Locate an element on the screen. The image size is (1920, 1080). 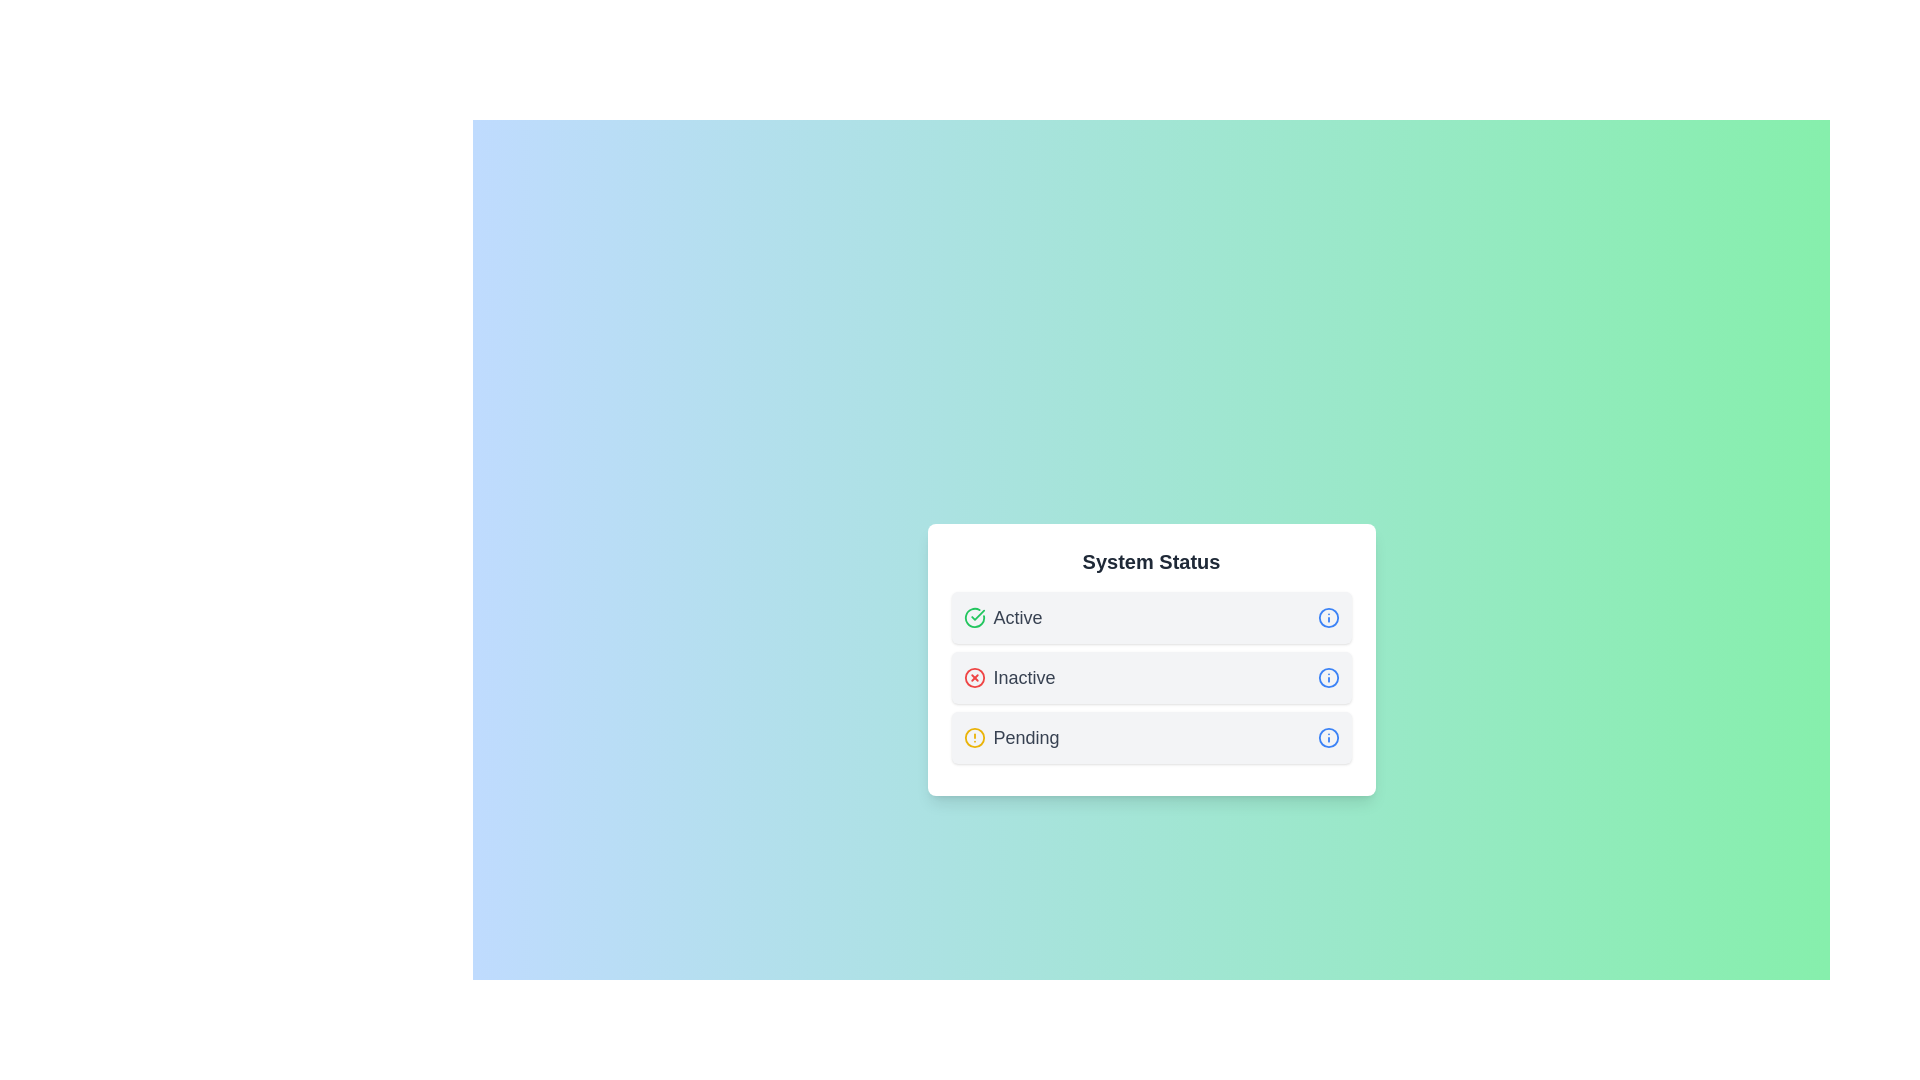
the third icon in the 'Pending' status row is located at coordinates (1328, 737).